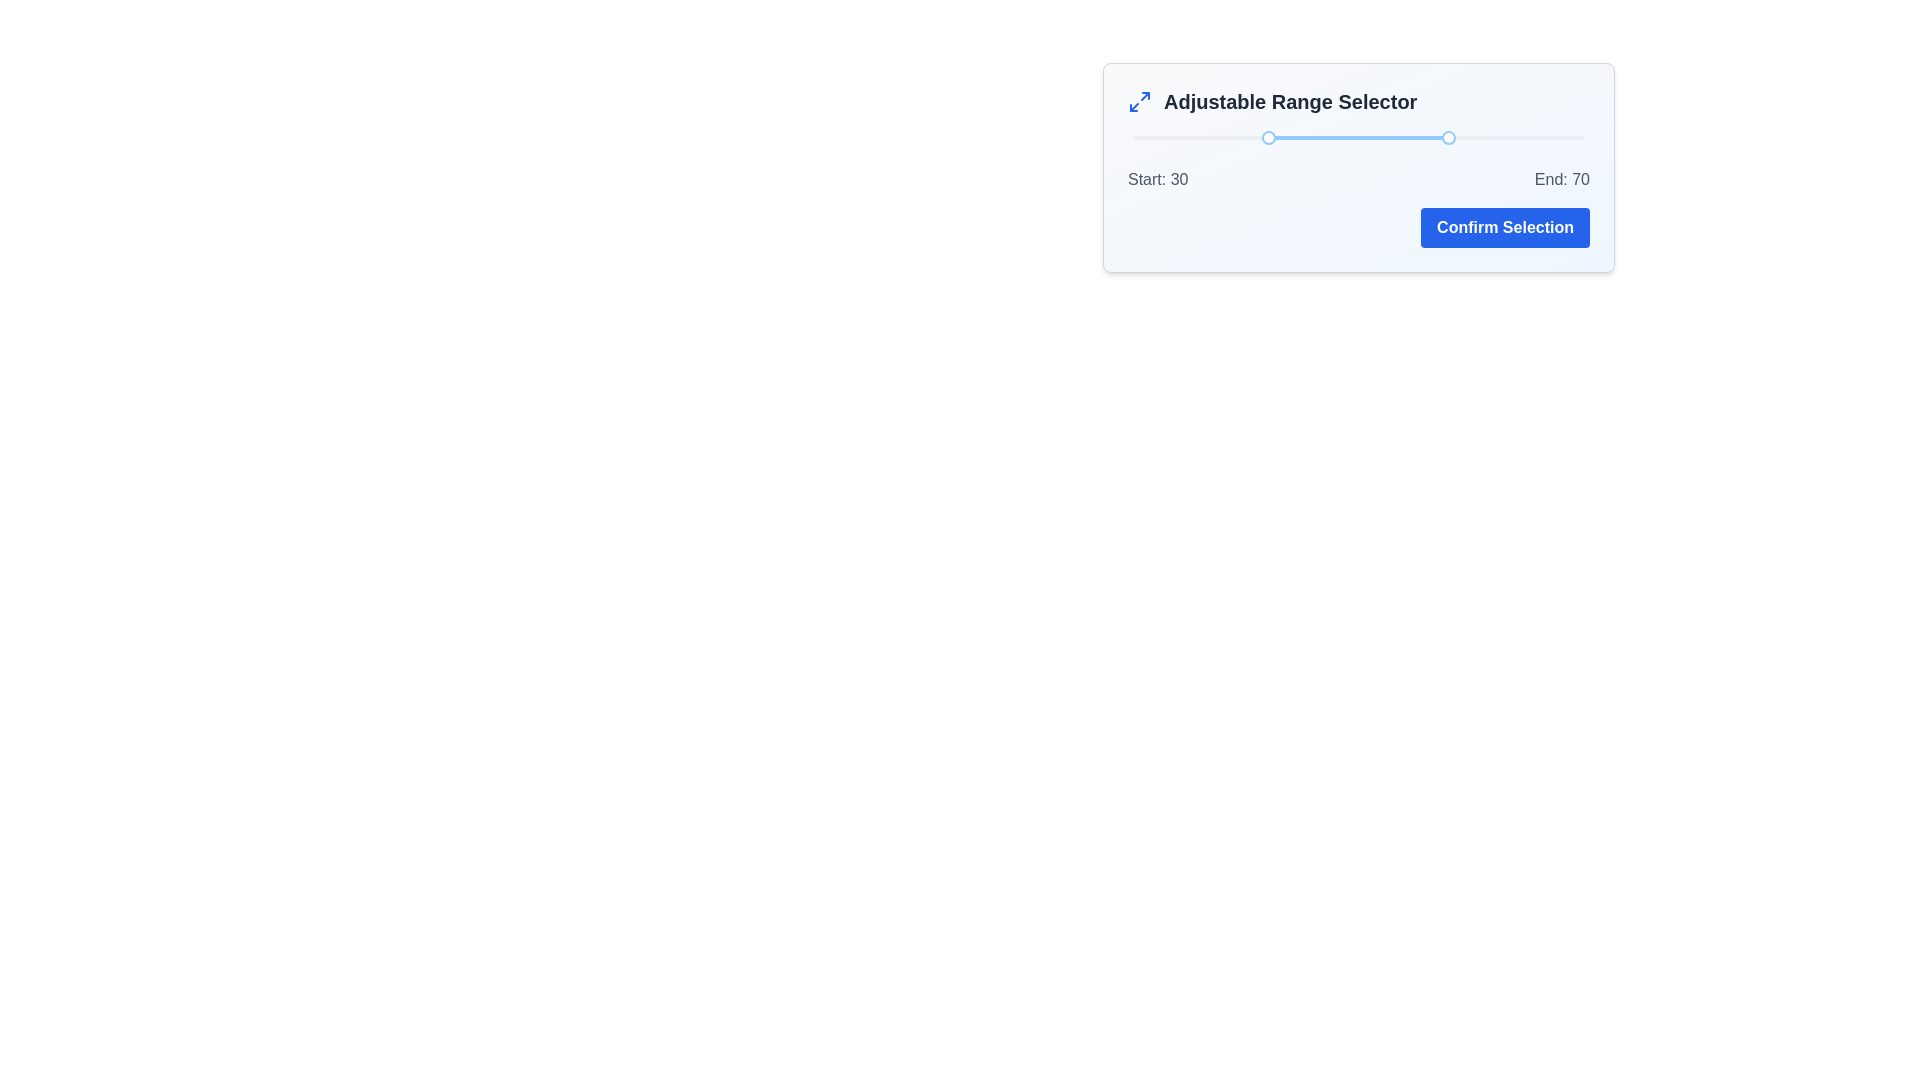 The height and width of the screenshot is (1080, 1920). I want to click on the slider, so click(1389, 137).